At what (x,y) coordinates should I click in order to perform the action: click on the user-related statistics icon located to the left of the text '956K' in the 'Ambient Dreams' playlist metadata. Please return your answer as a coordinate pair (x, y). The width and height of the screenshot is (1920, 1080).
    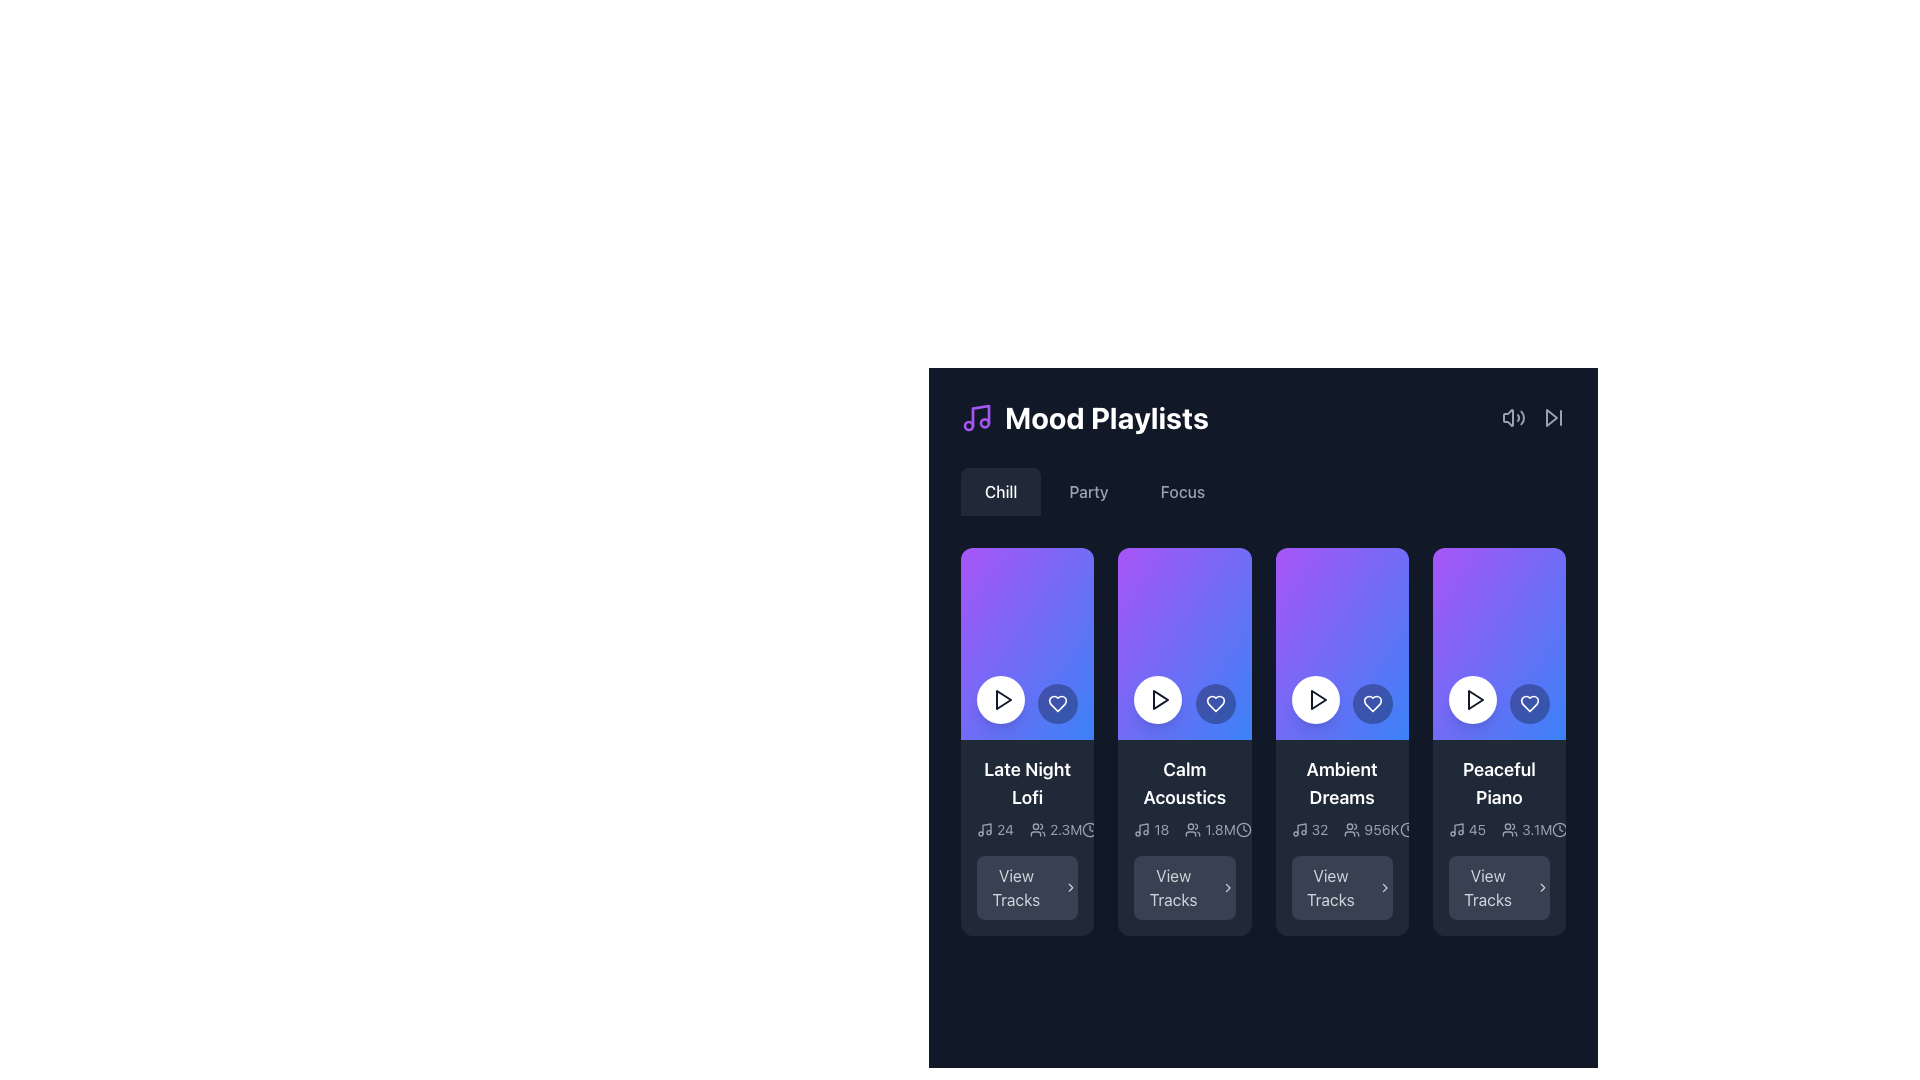
    Looking at the image, I should click on (1352, 829).